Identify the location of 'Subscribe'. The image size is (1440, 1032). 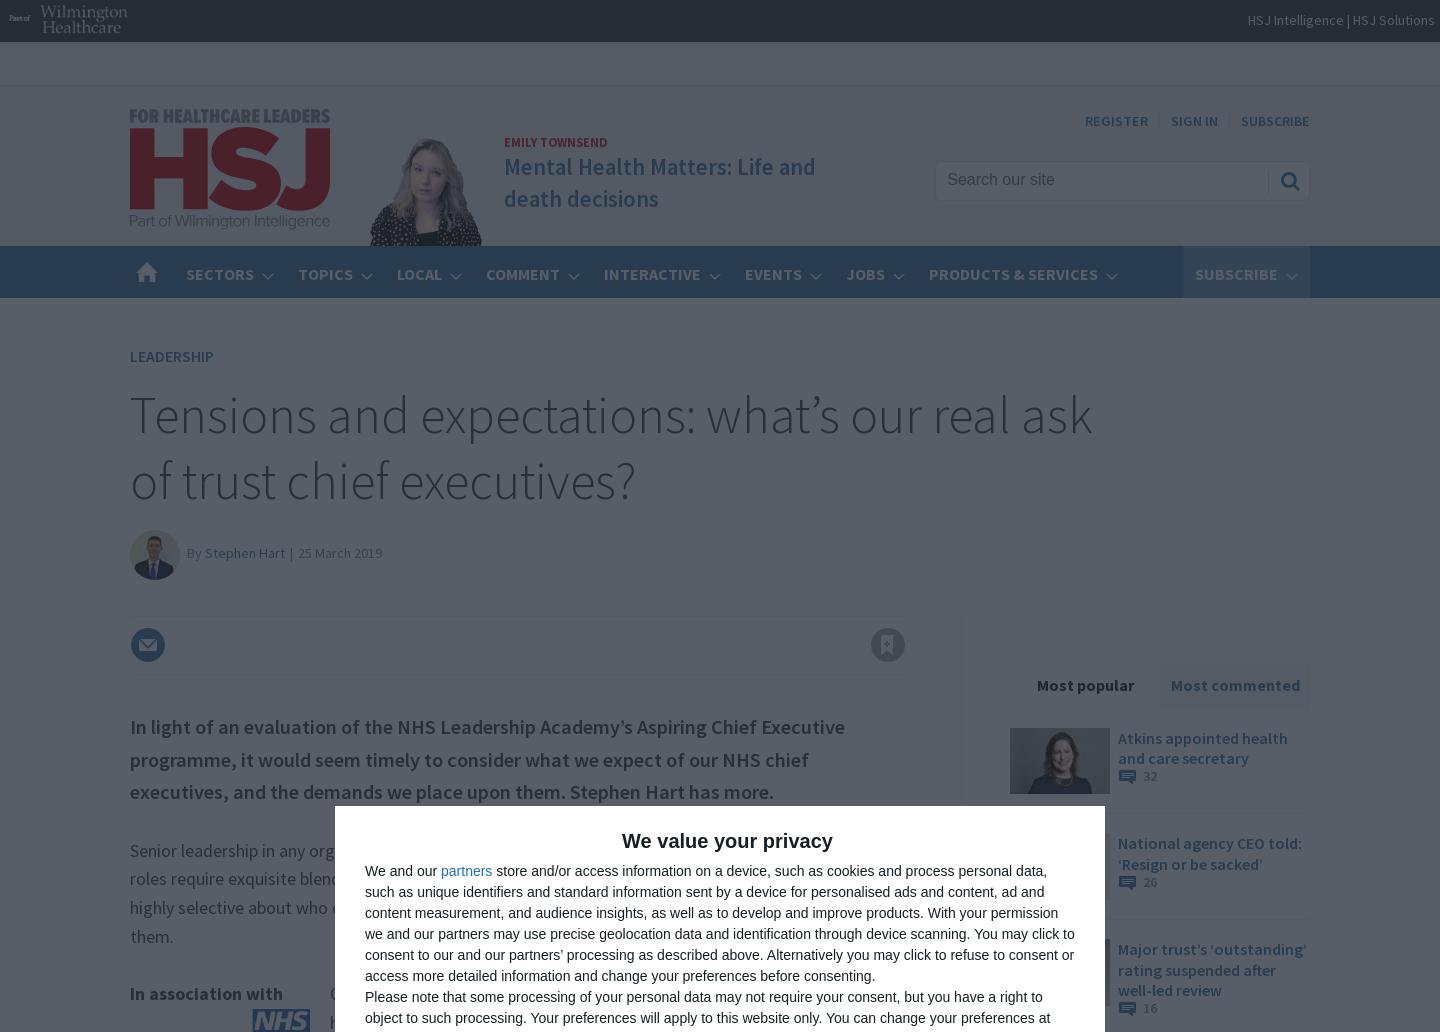
(1195, 273).